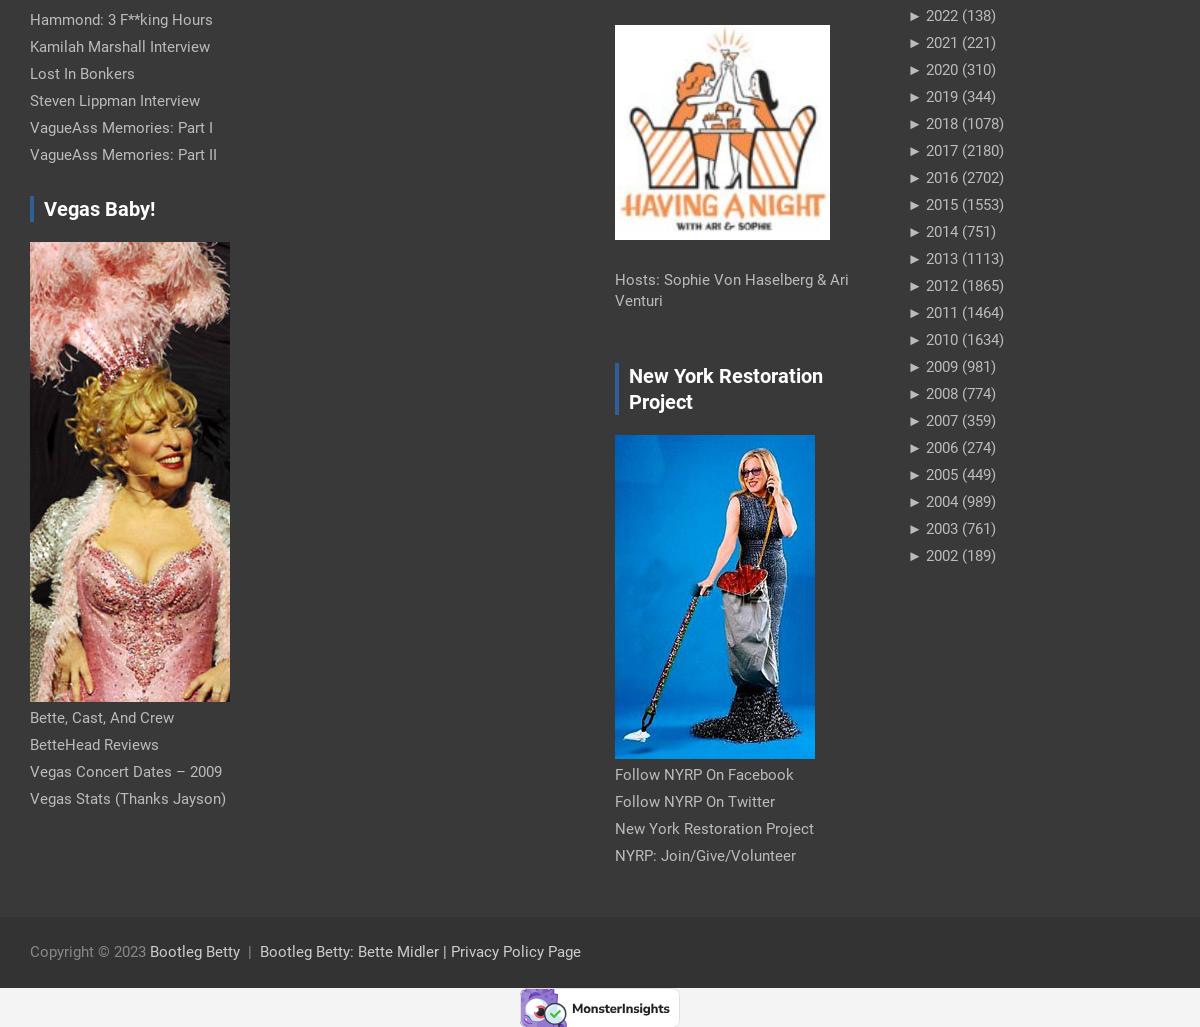 Image resolution: width=1200 pixels, height=1027 pixels. What do you see at coordinates (977, 445) in the screenshot?
I see `'(274)'` at bounding box center [977, 445].